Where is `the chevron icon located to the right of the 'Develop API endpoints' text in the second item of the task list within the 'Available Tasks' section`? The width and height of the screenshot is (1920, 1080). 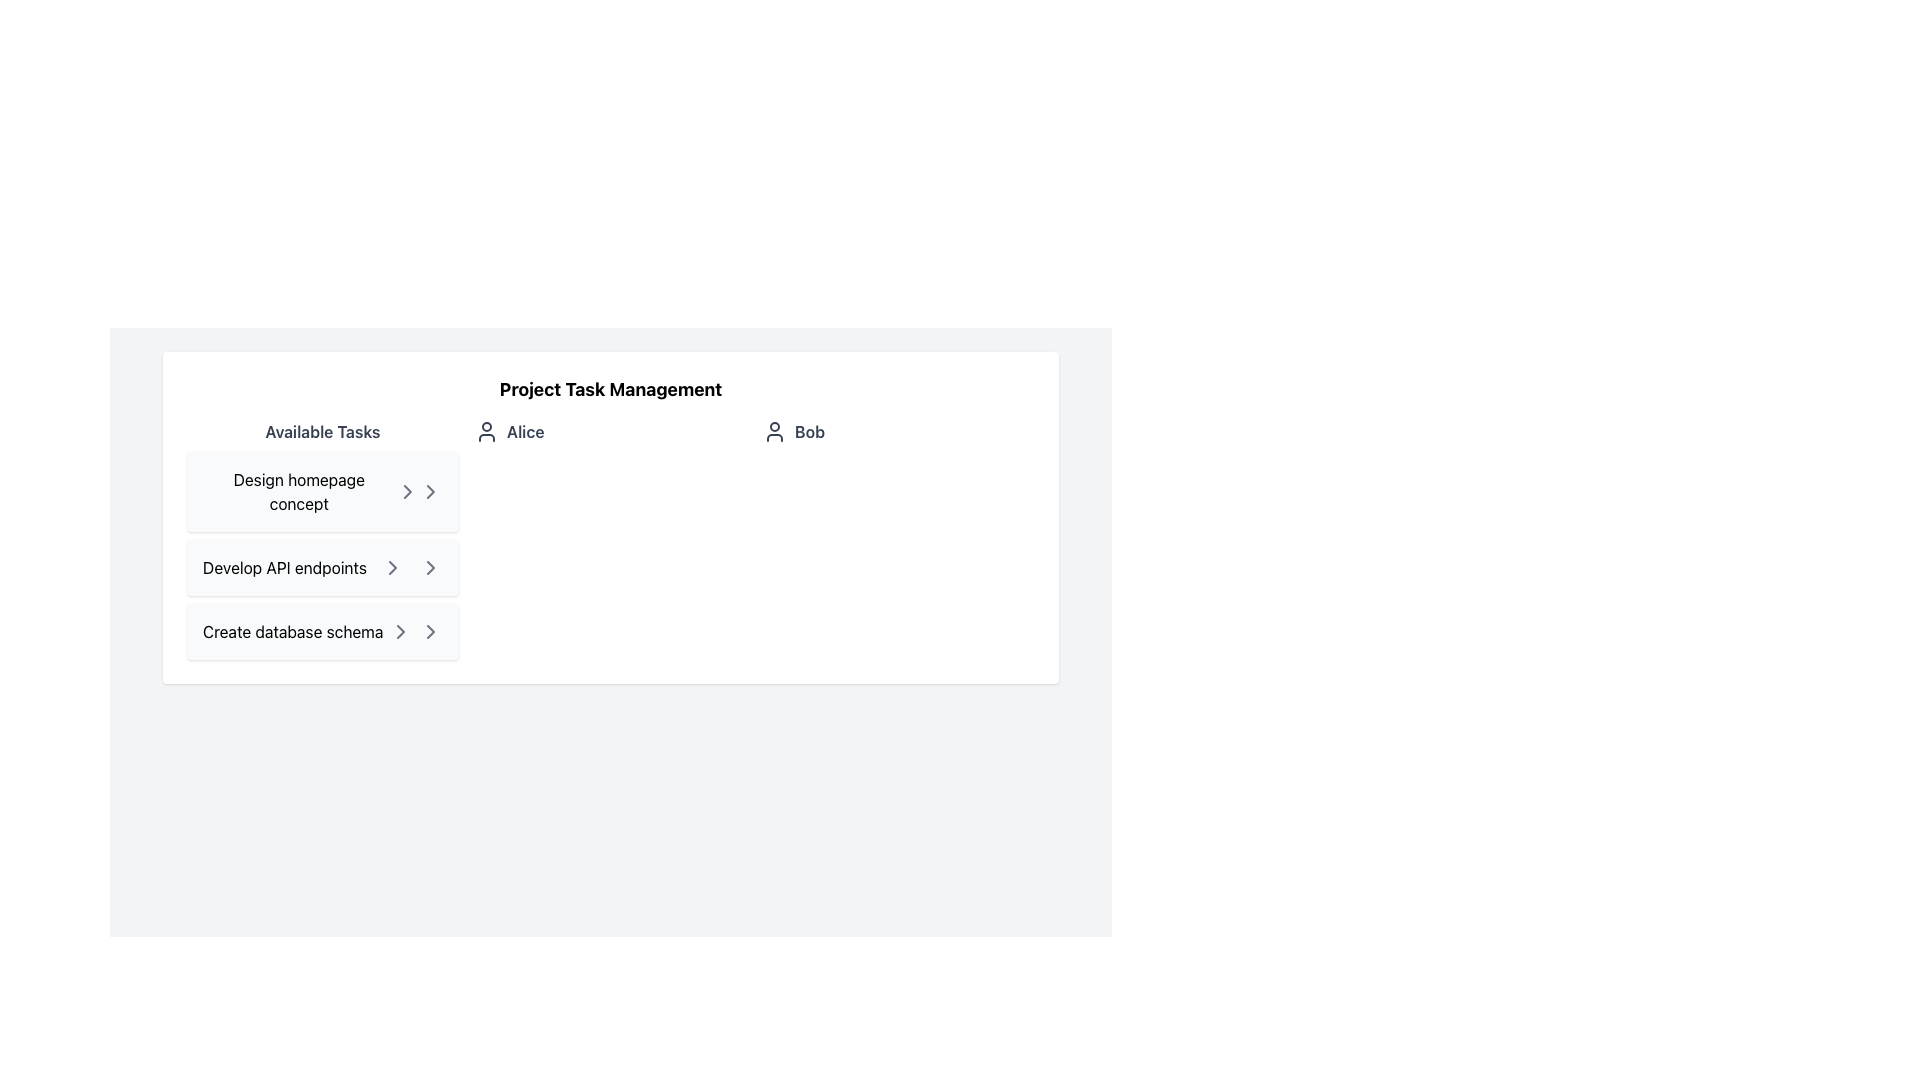 the chevron icon located to the right of the 'Develop API endpoints' text in the second item of the task list within the 'Available Tasks' section is located at coordinates (430, 567).